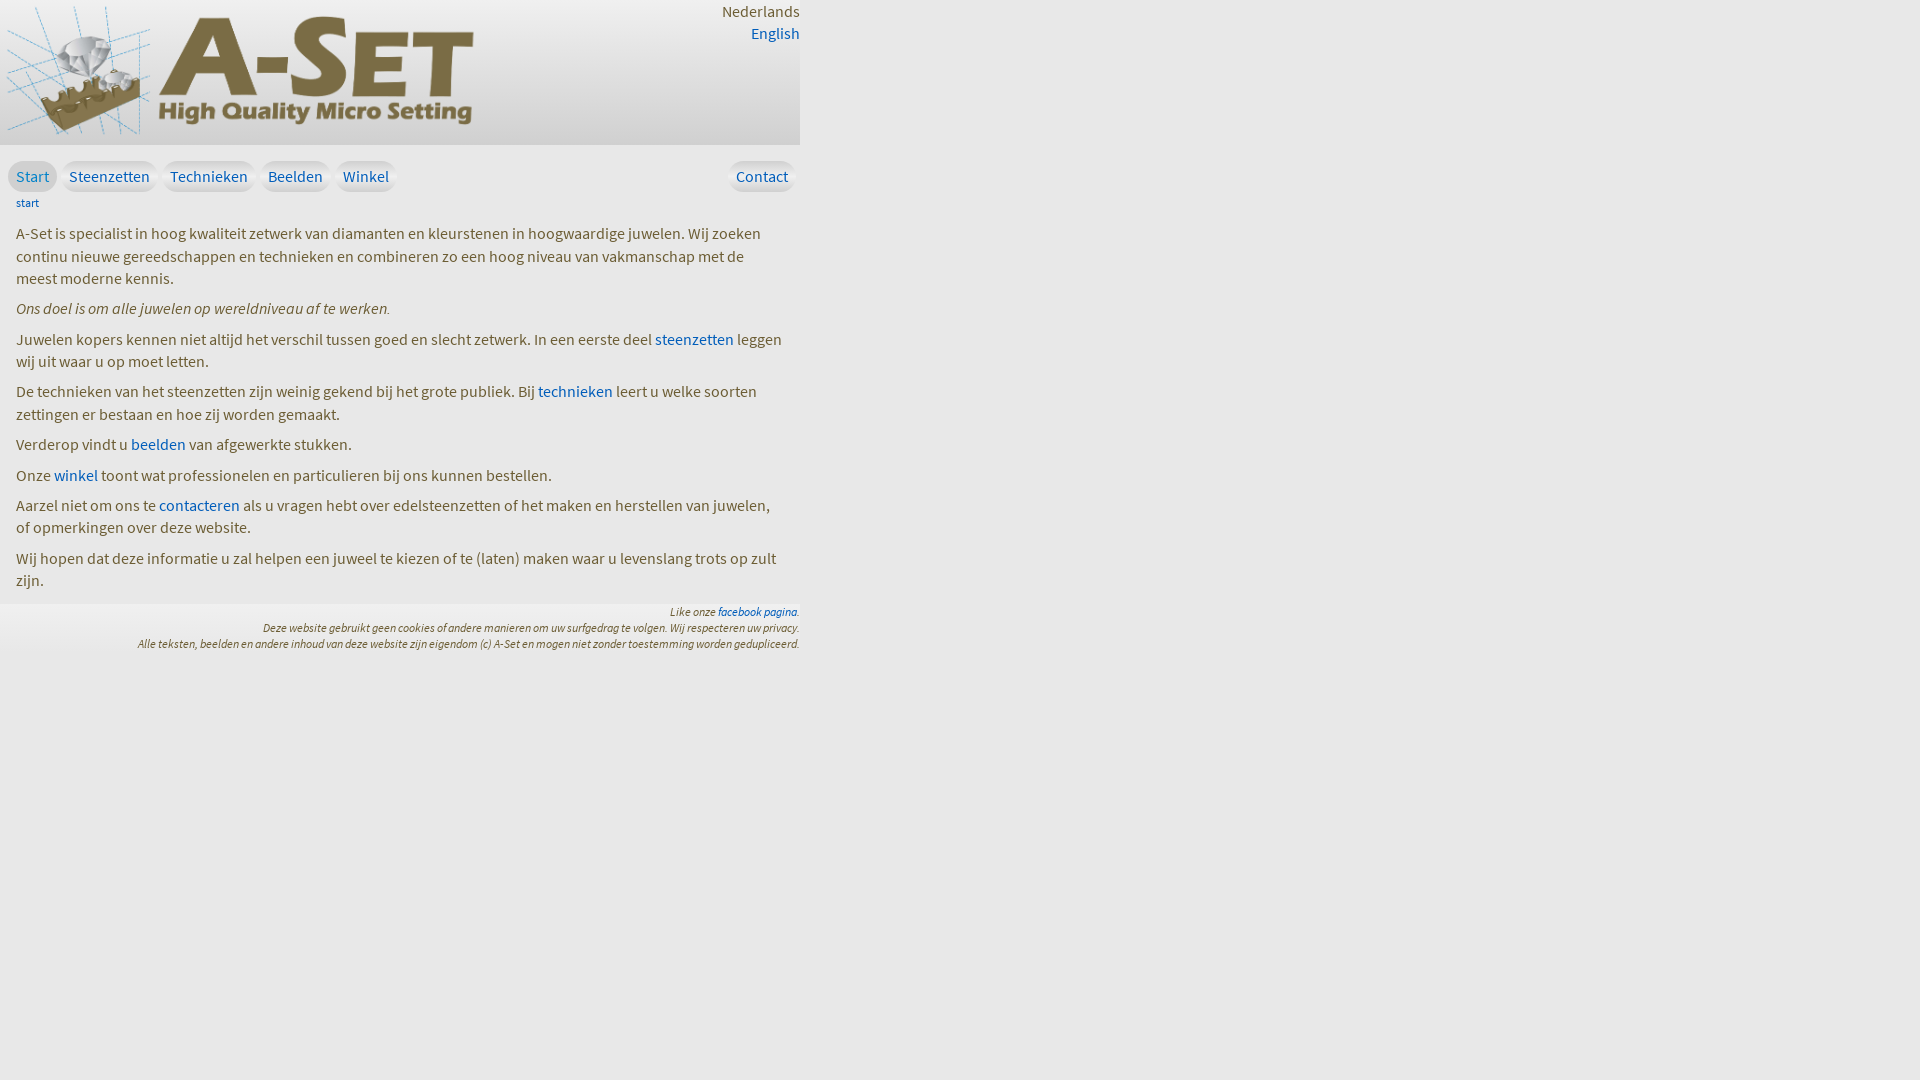 Image resolution: width=1920 pixels, height=1080 pixels. What do you see at coordinates (694, 338) in the screenshot?
I see `'steenzetten'` at bounding box center [694, 338].